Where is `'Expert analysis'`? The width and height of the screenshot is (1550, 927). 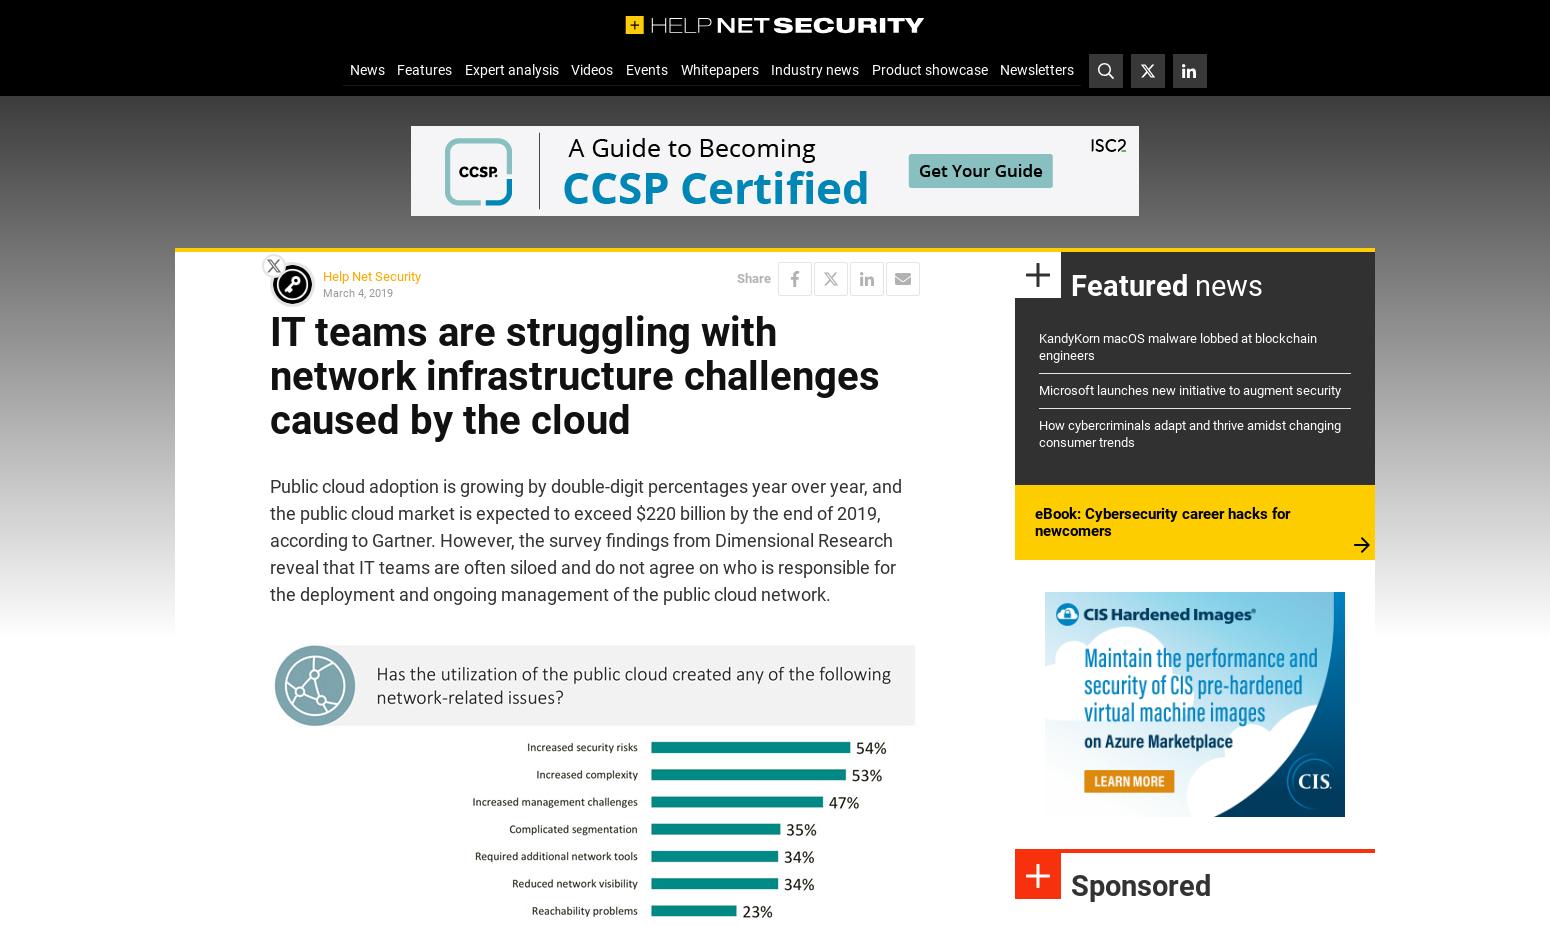
'Expert analysis' is located at coordinates (464, 68).